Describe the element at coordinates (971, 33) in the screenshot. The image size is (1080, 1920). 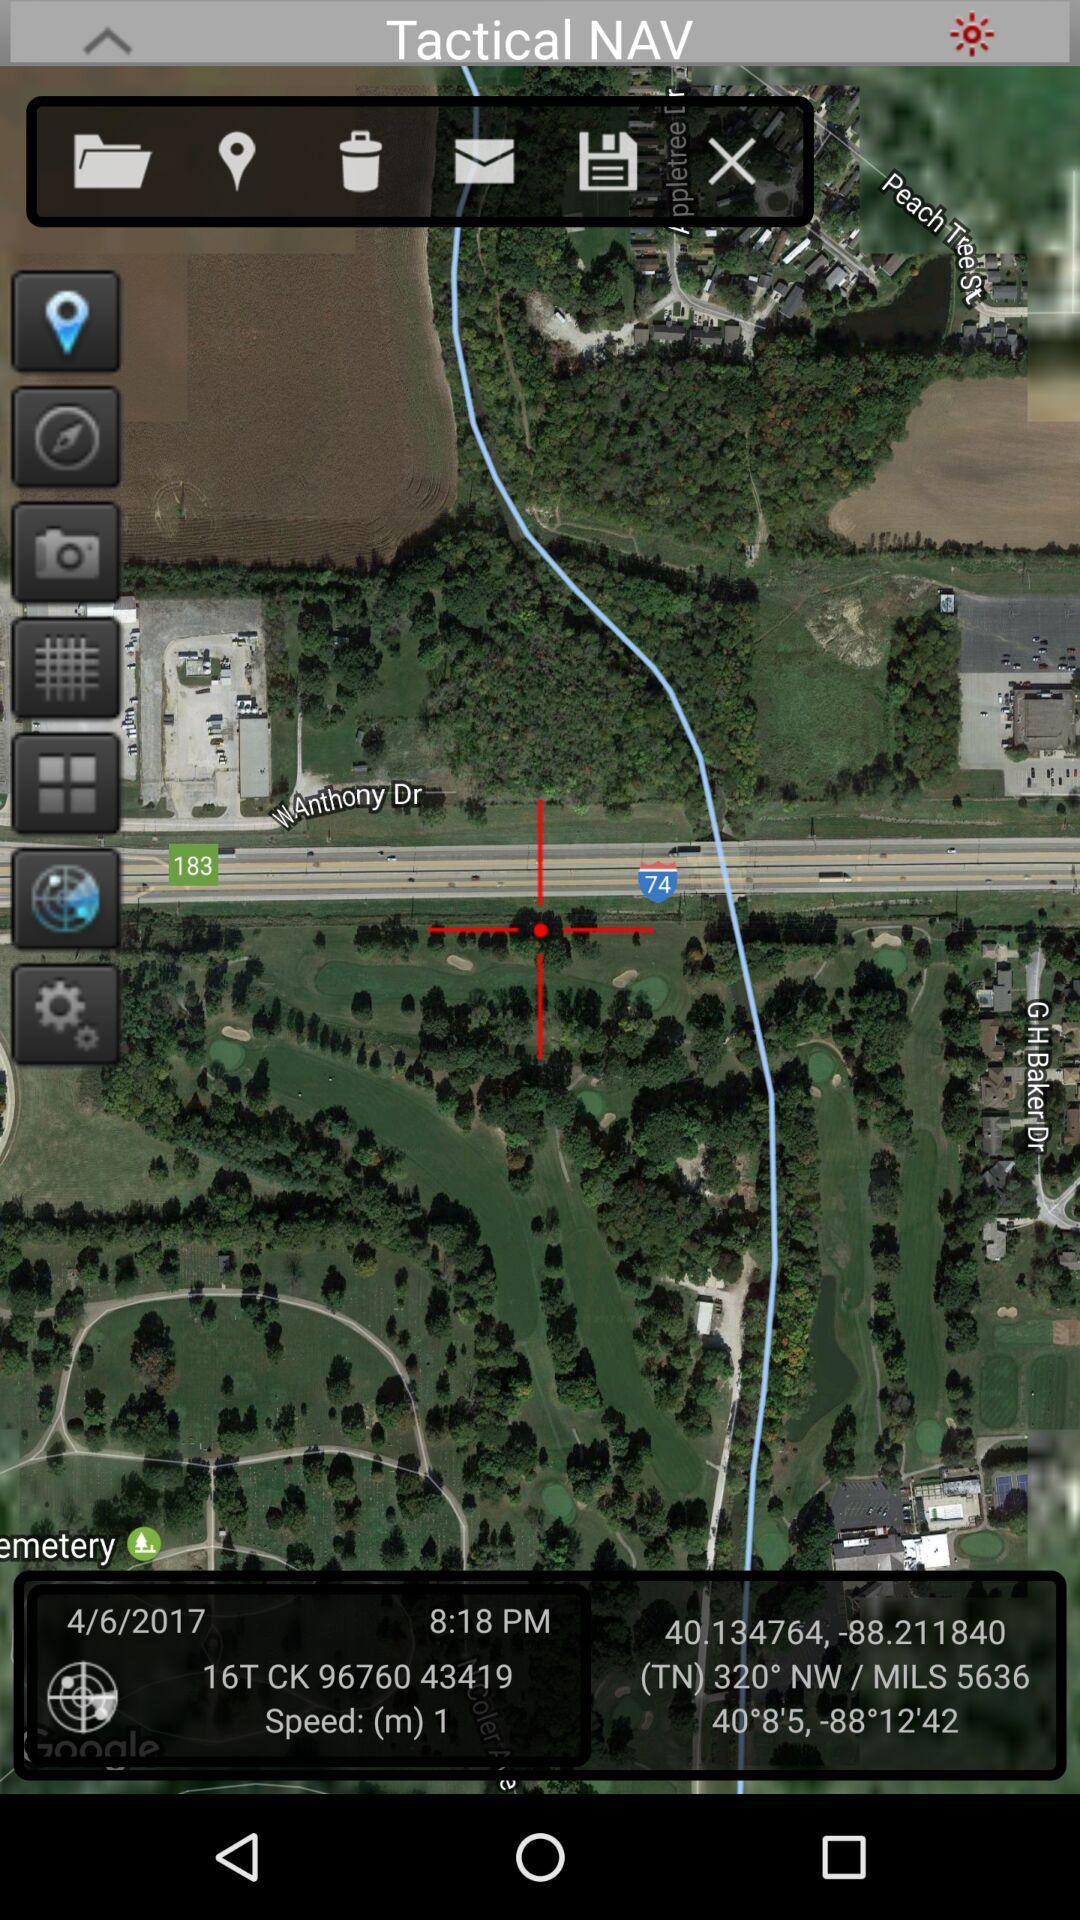
I see `change brightness` at that location.